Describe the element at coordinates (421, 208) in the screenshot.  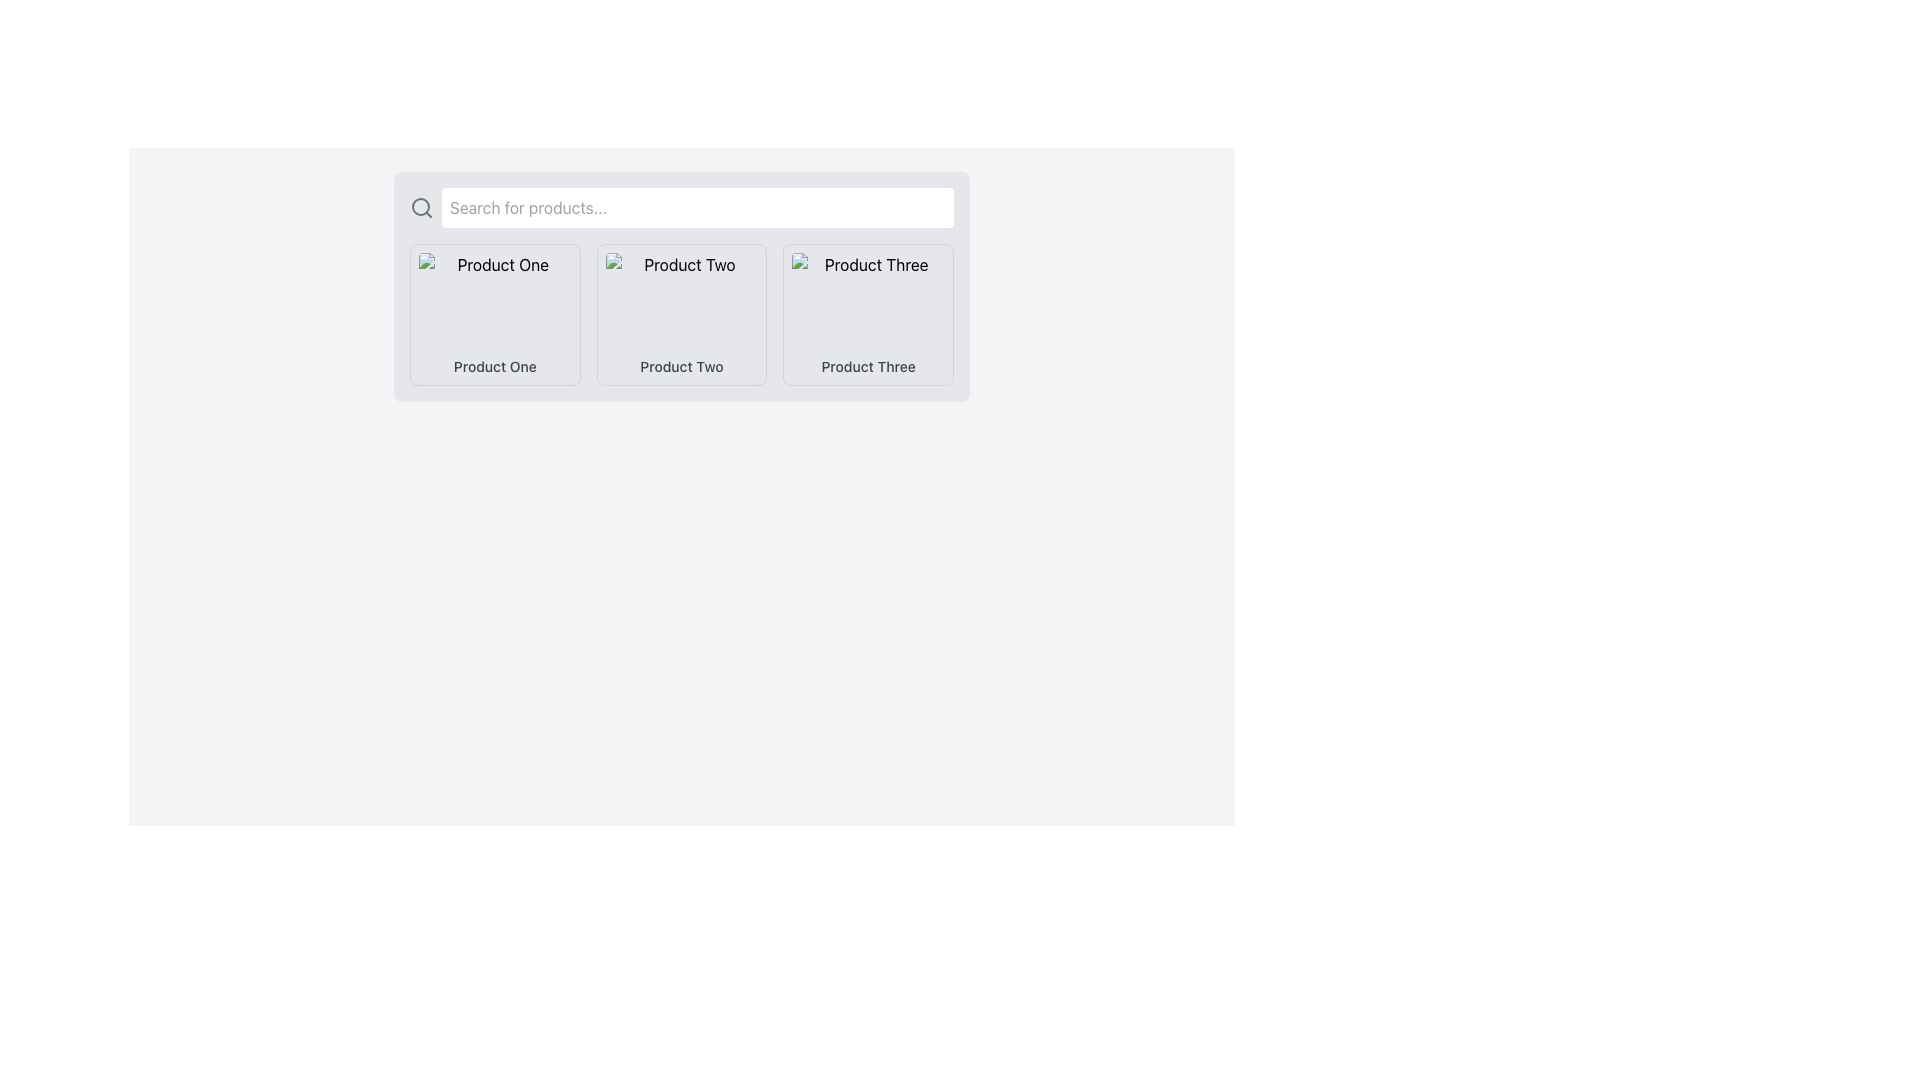
I see `the search icon located to the left of the text input field, which serves as a representation of the search feature` at that location.